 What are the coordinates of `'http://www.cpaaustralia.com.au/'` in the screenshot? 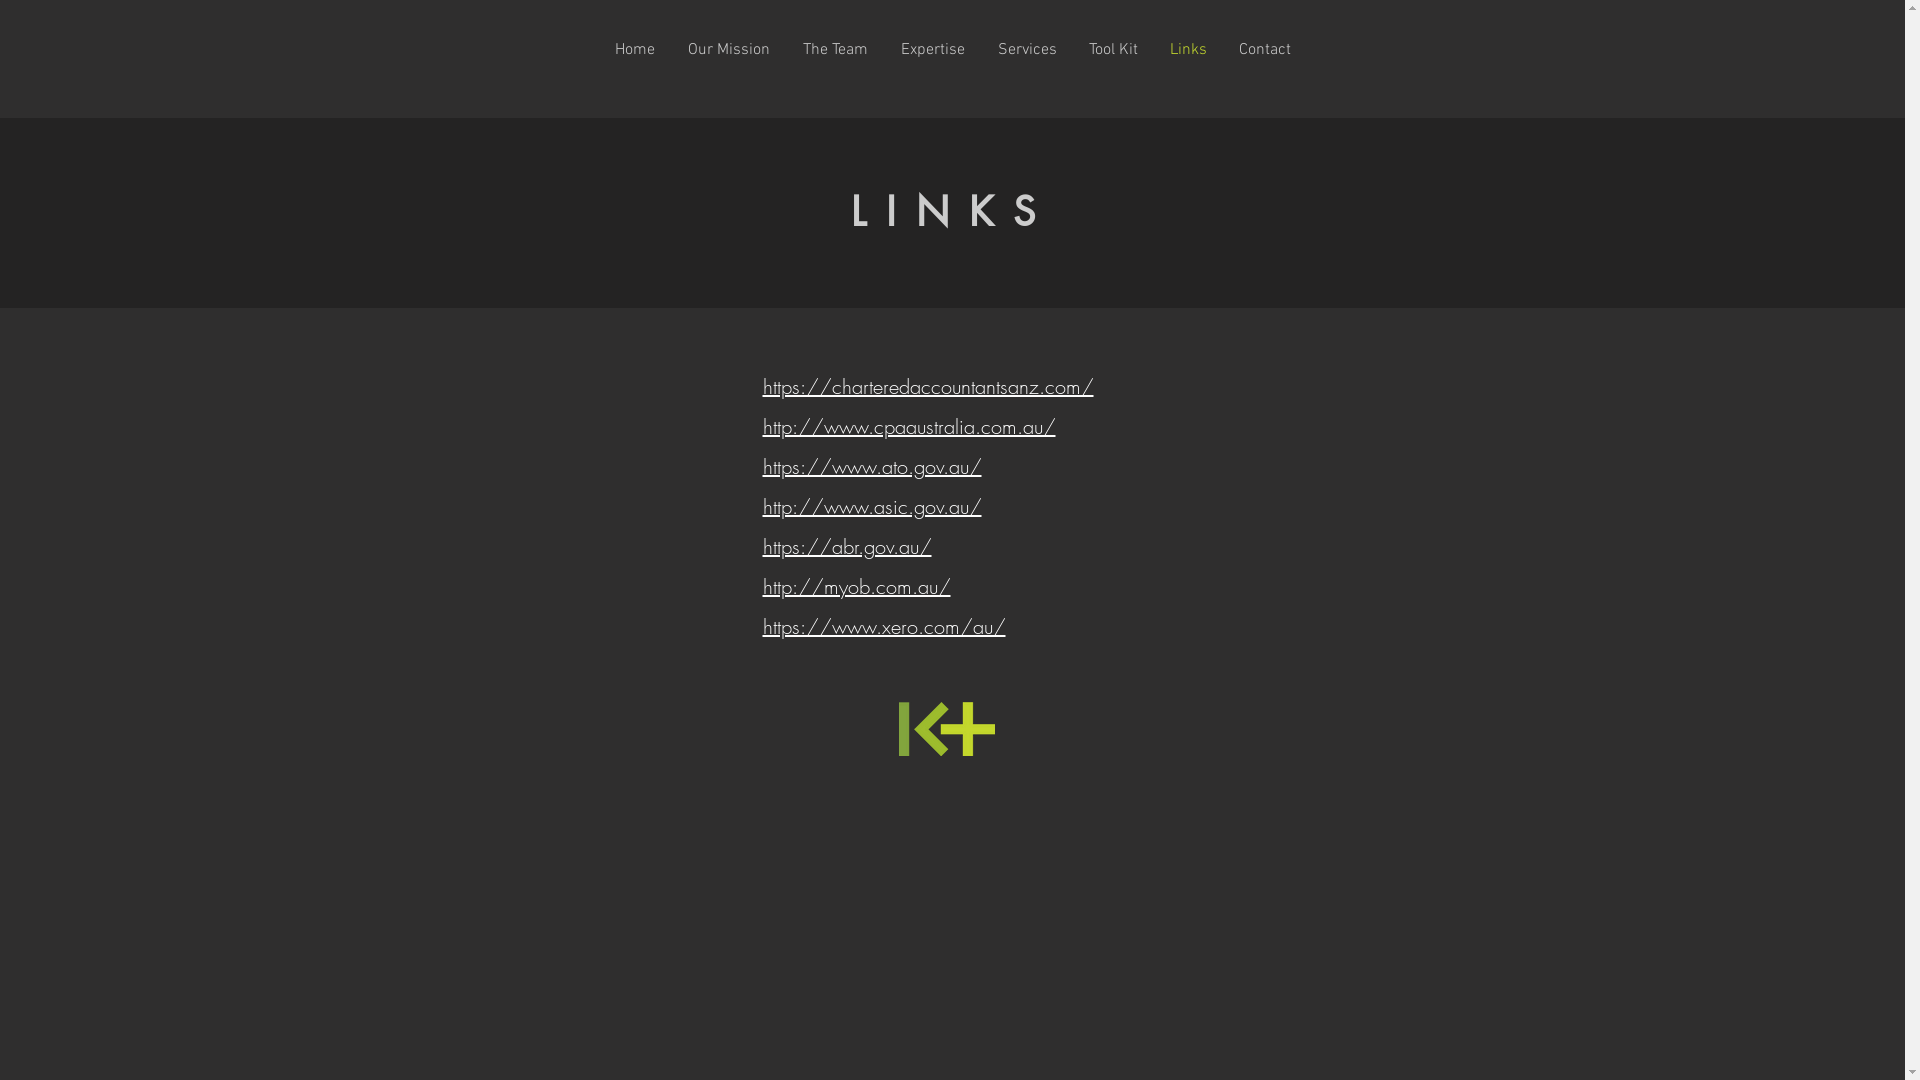 It's located at (907, 425).